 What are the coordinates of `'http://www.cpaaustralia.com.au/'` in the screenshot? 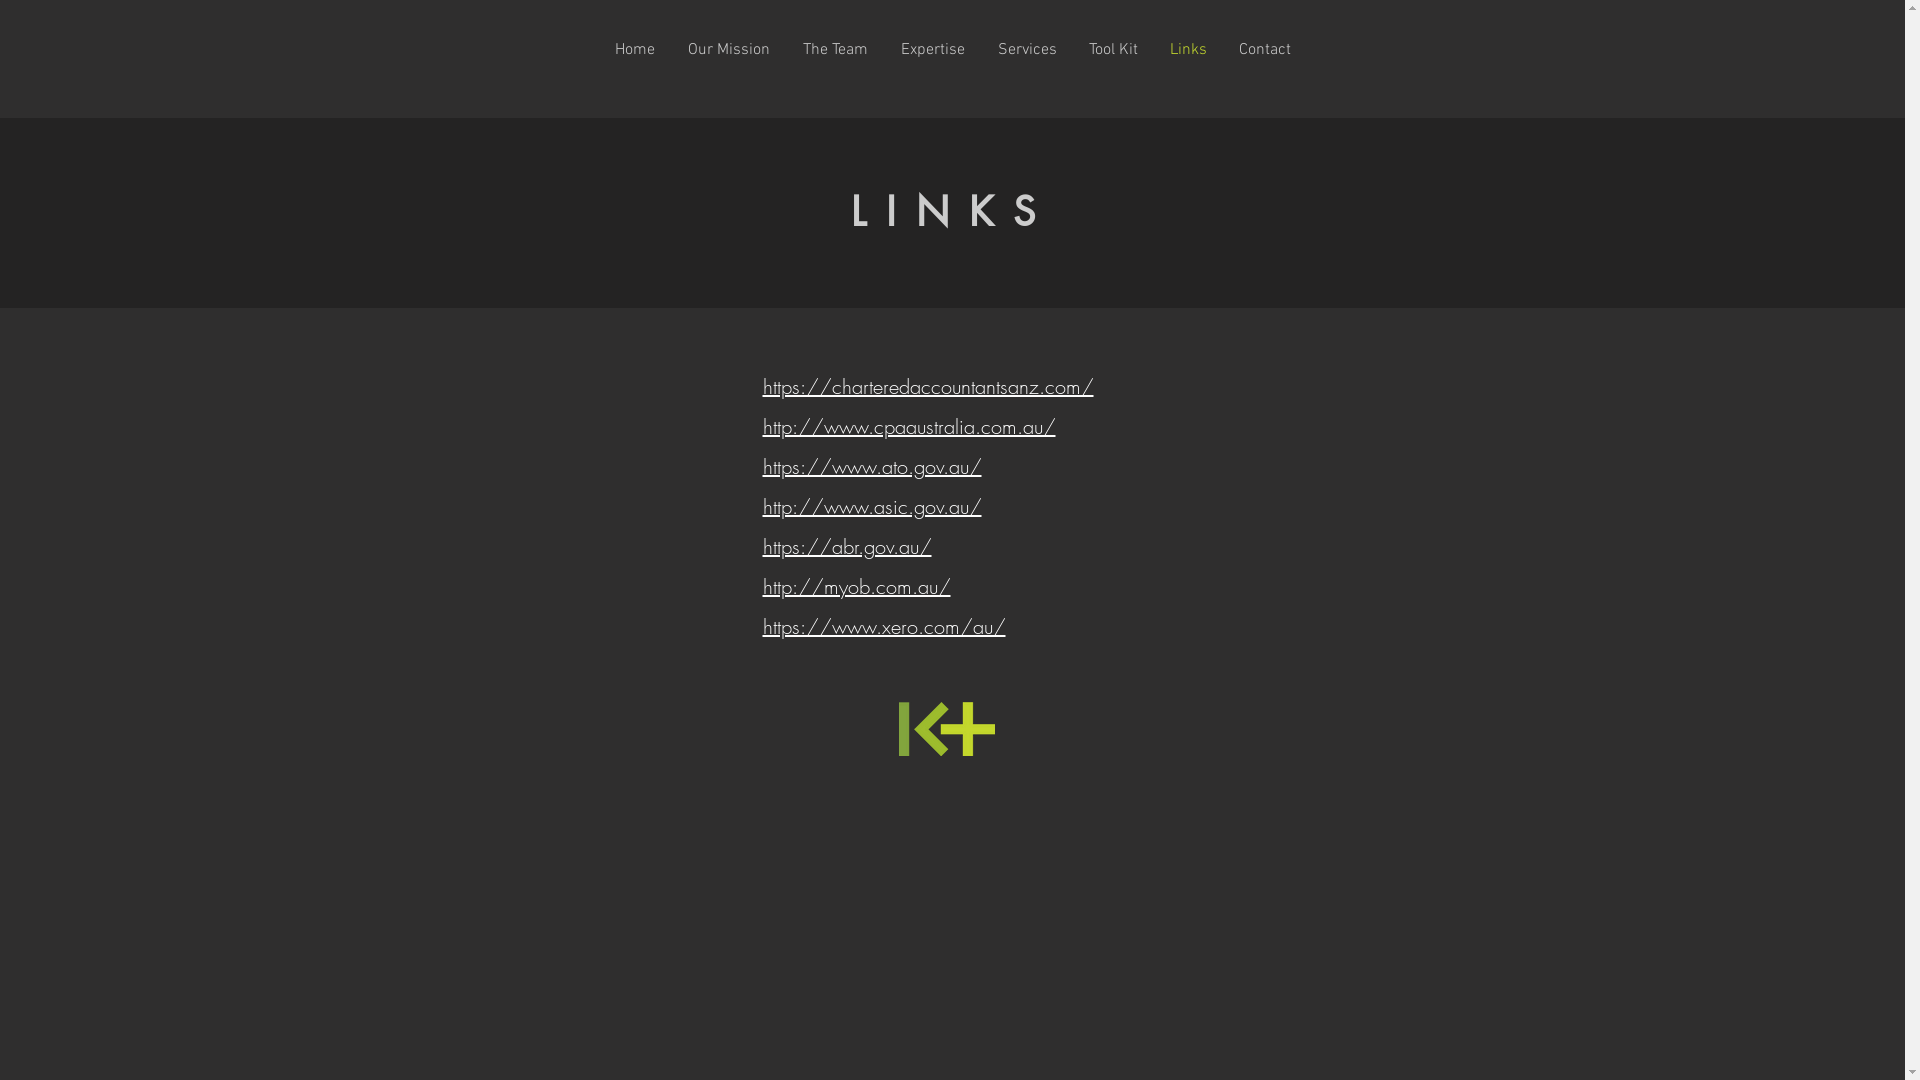 It's located at (907, 425).